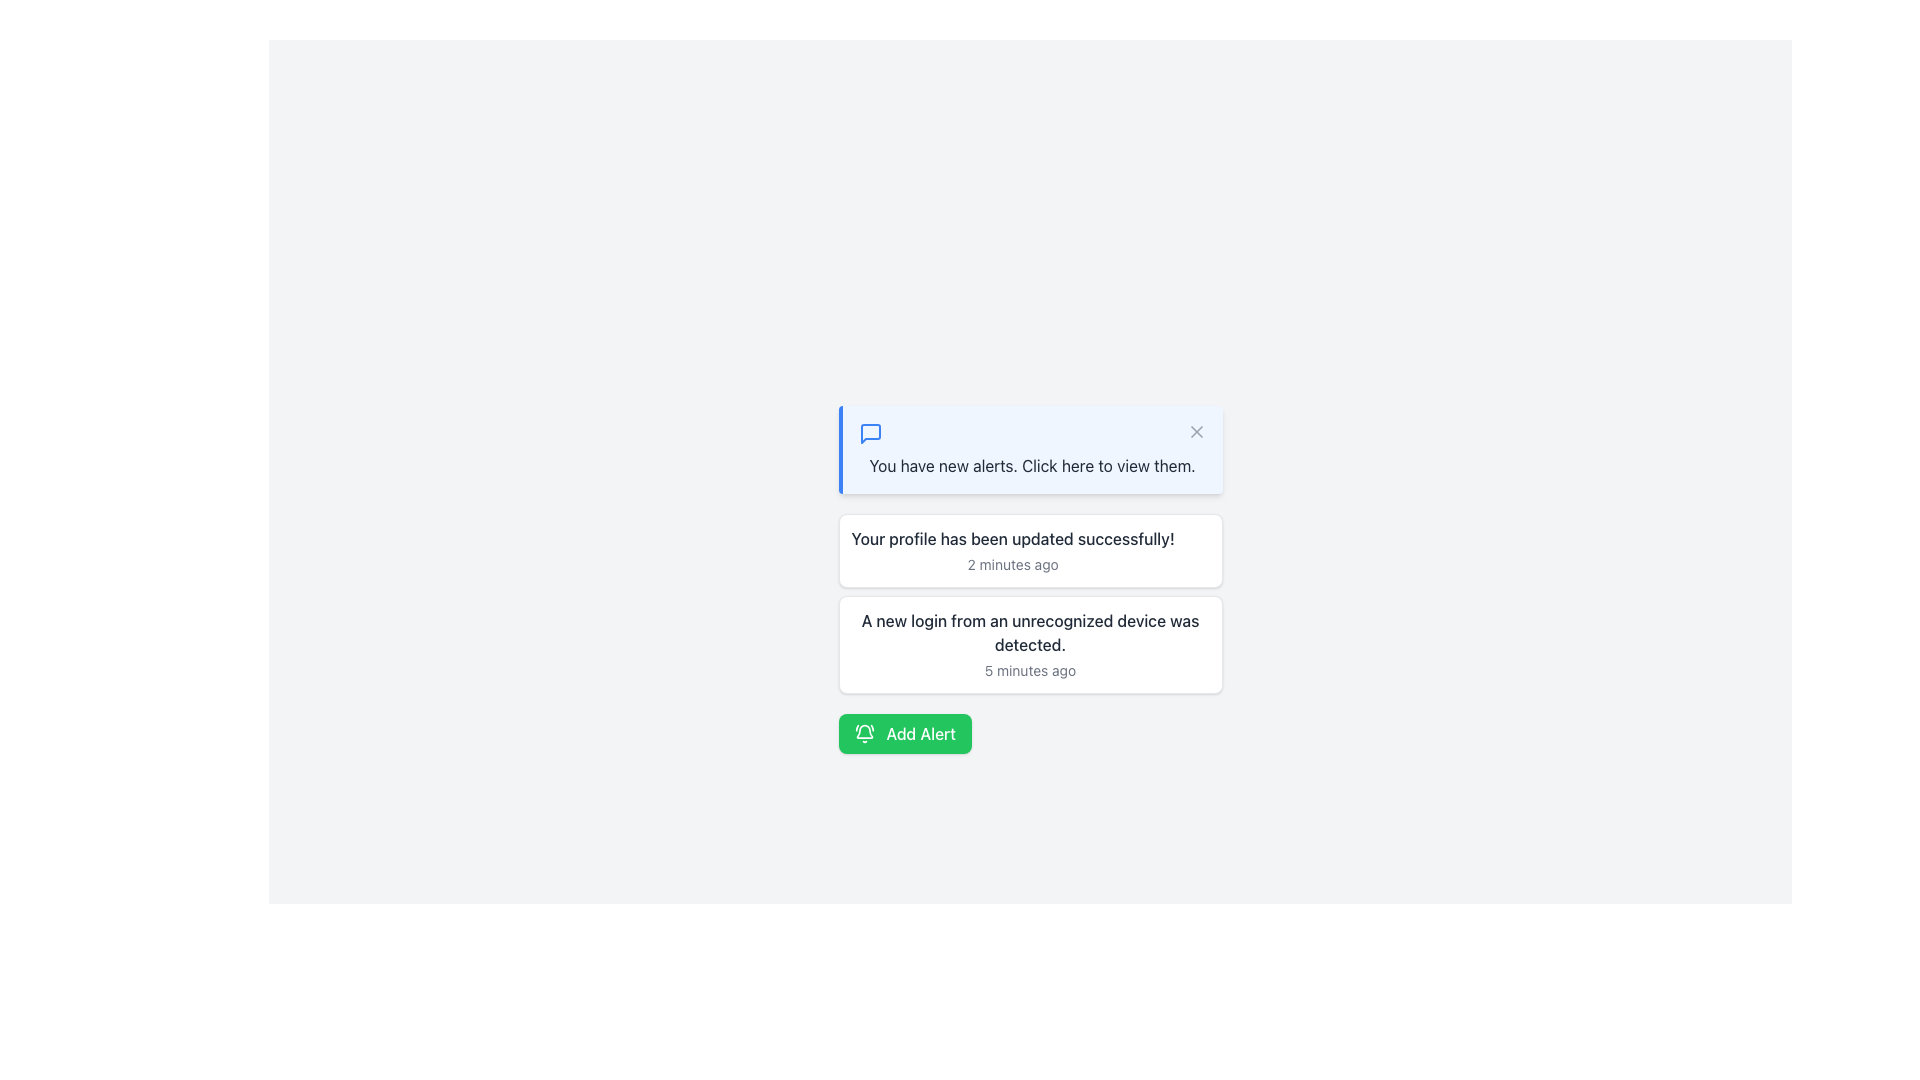  Describe the element at coordinates (1030, 644) in the screenshot. I see `text displayed in the Notification text block that states 'A new login from an unrecognized device was detected.'` at that location.